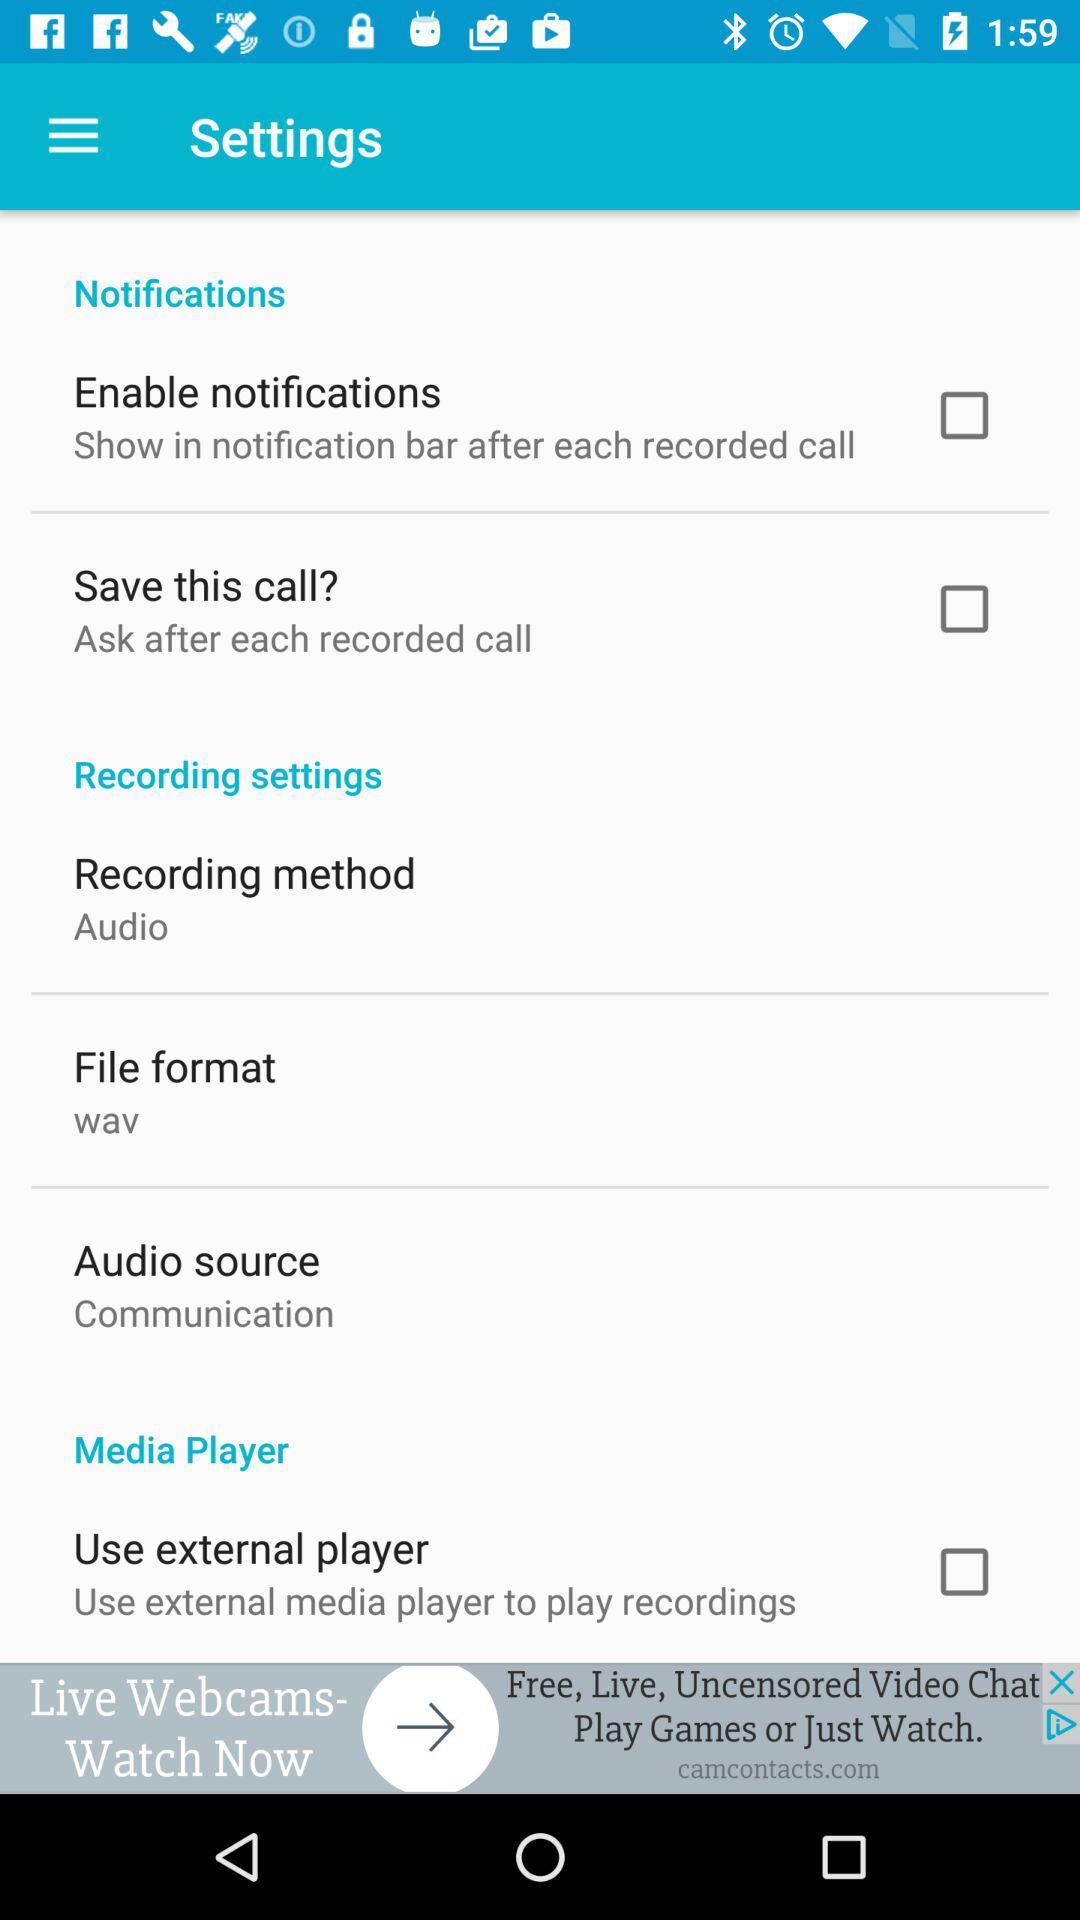  I want to click on item above wav icon, so click(173, 1060).